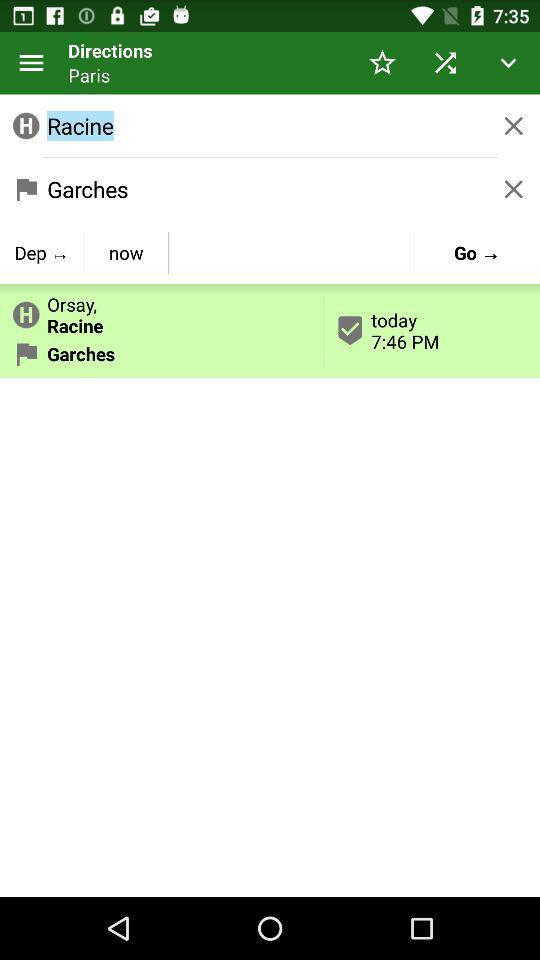  I want to click on item next to today 7 46 item, so click(160, 311).